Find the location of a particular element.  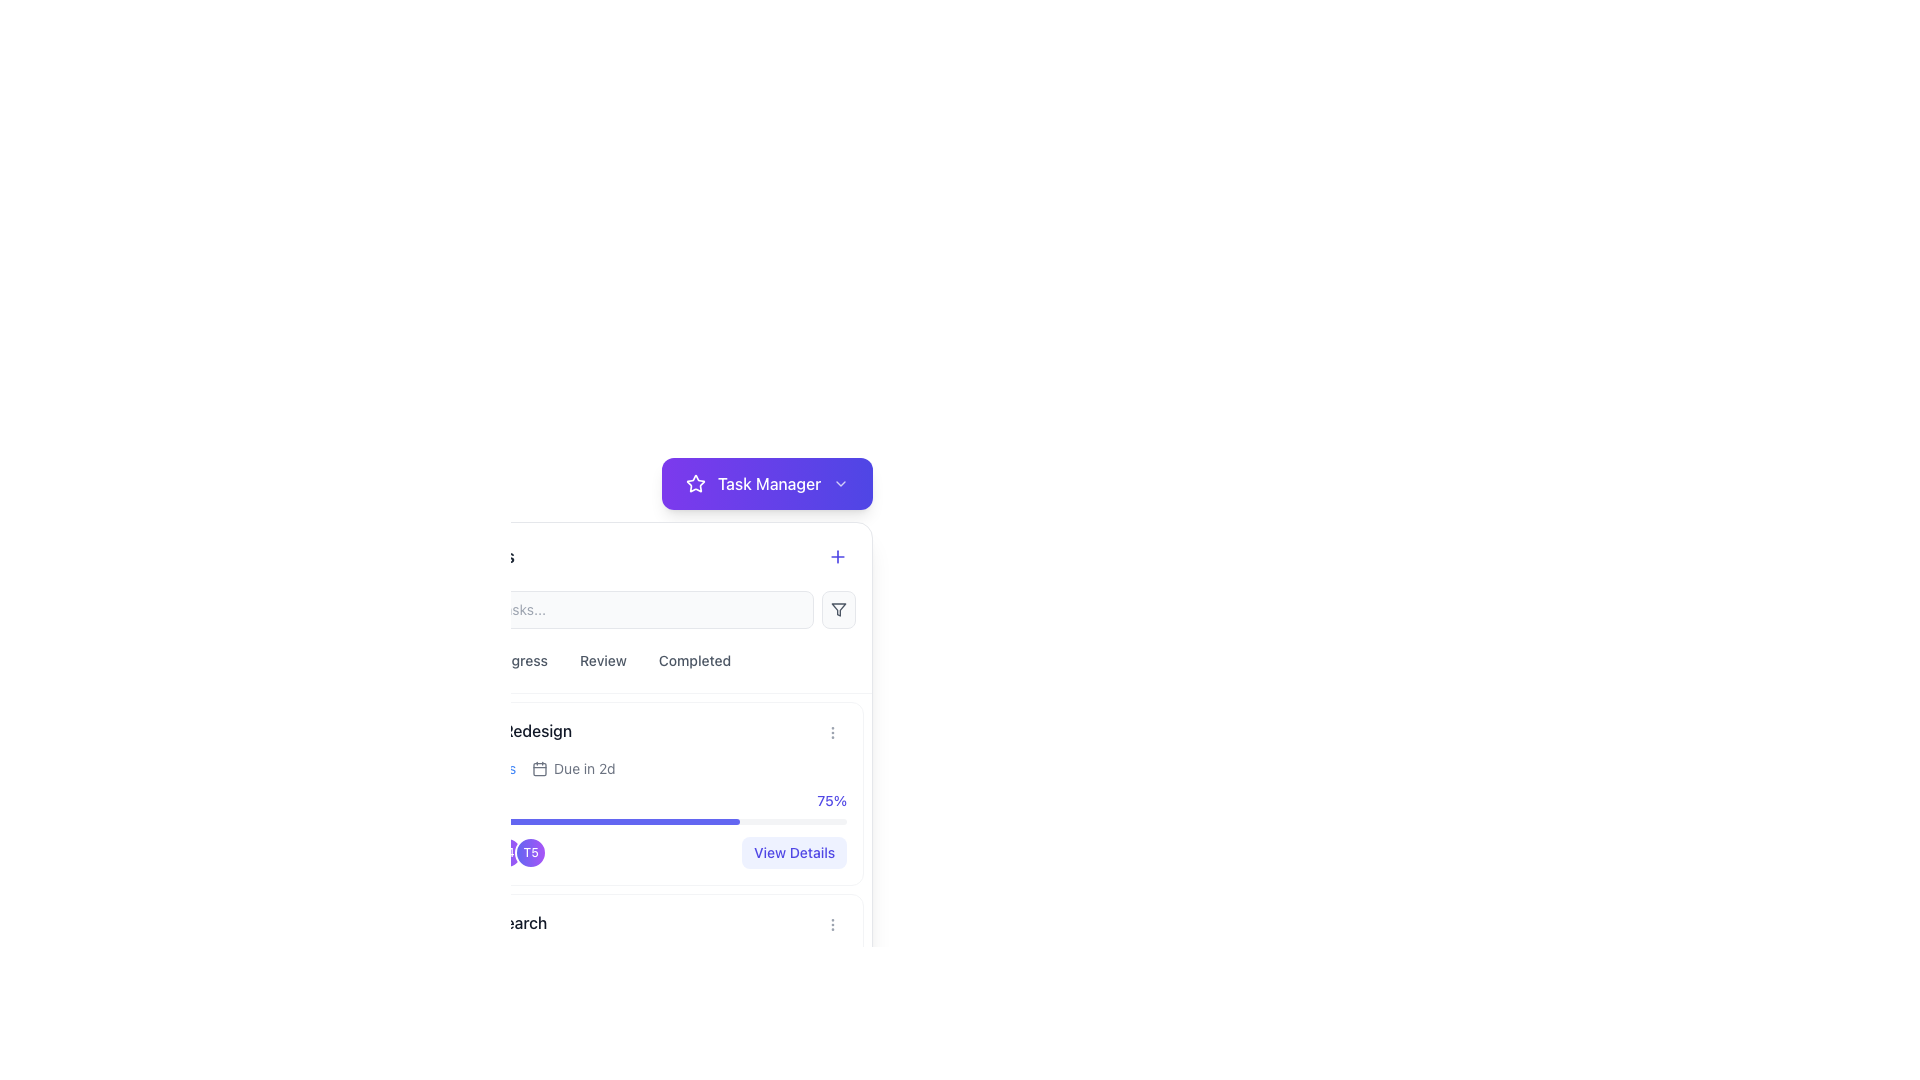

the filter icon button, which is an SVG representation of a funnel, located in the upper-middle section of the interface is located at coordinates (839, 608).